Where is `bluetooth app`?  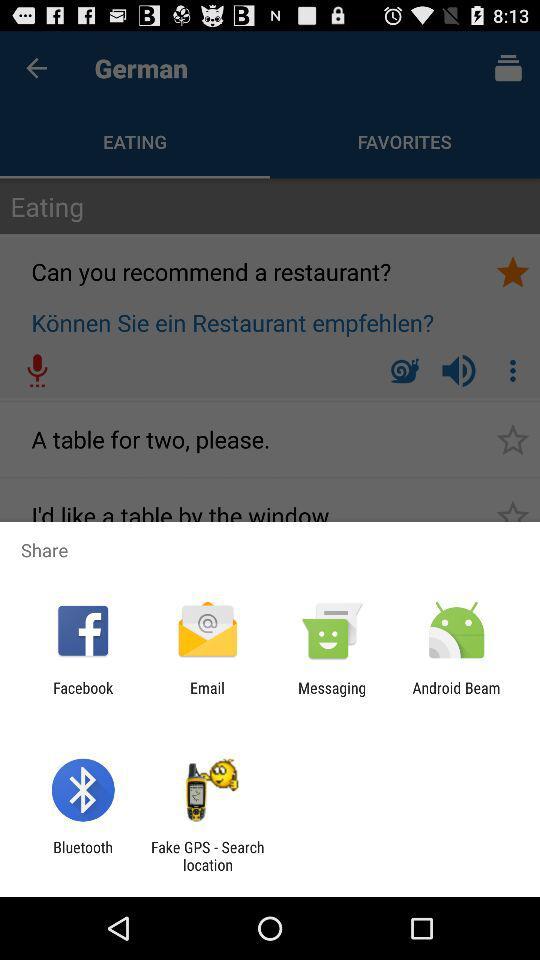 bluetooth app is located at coordinates (82, 855).